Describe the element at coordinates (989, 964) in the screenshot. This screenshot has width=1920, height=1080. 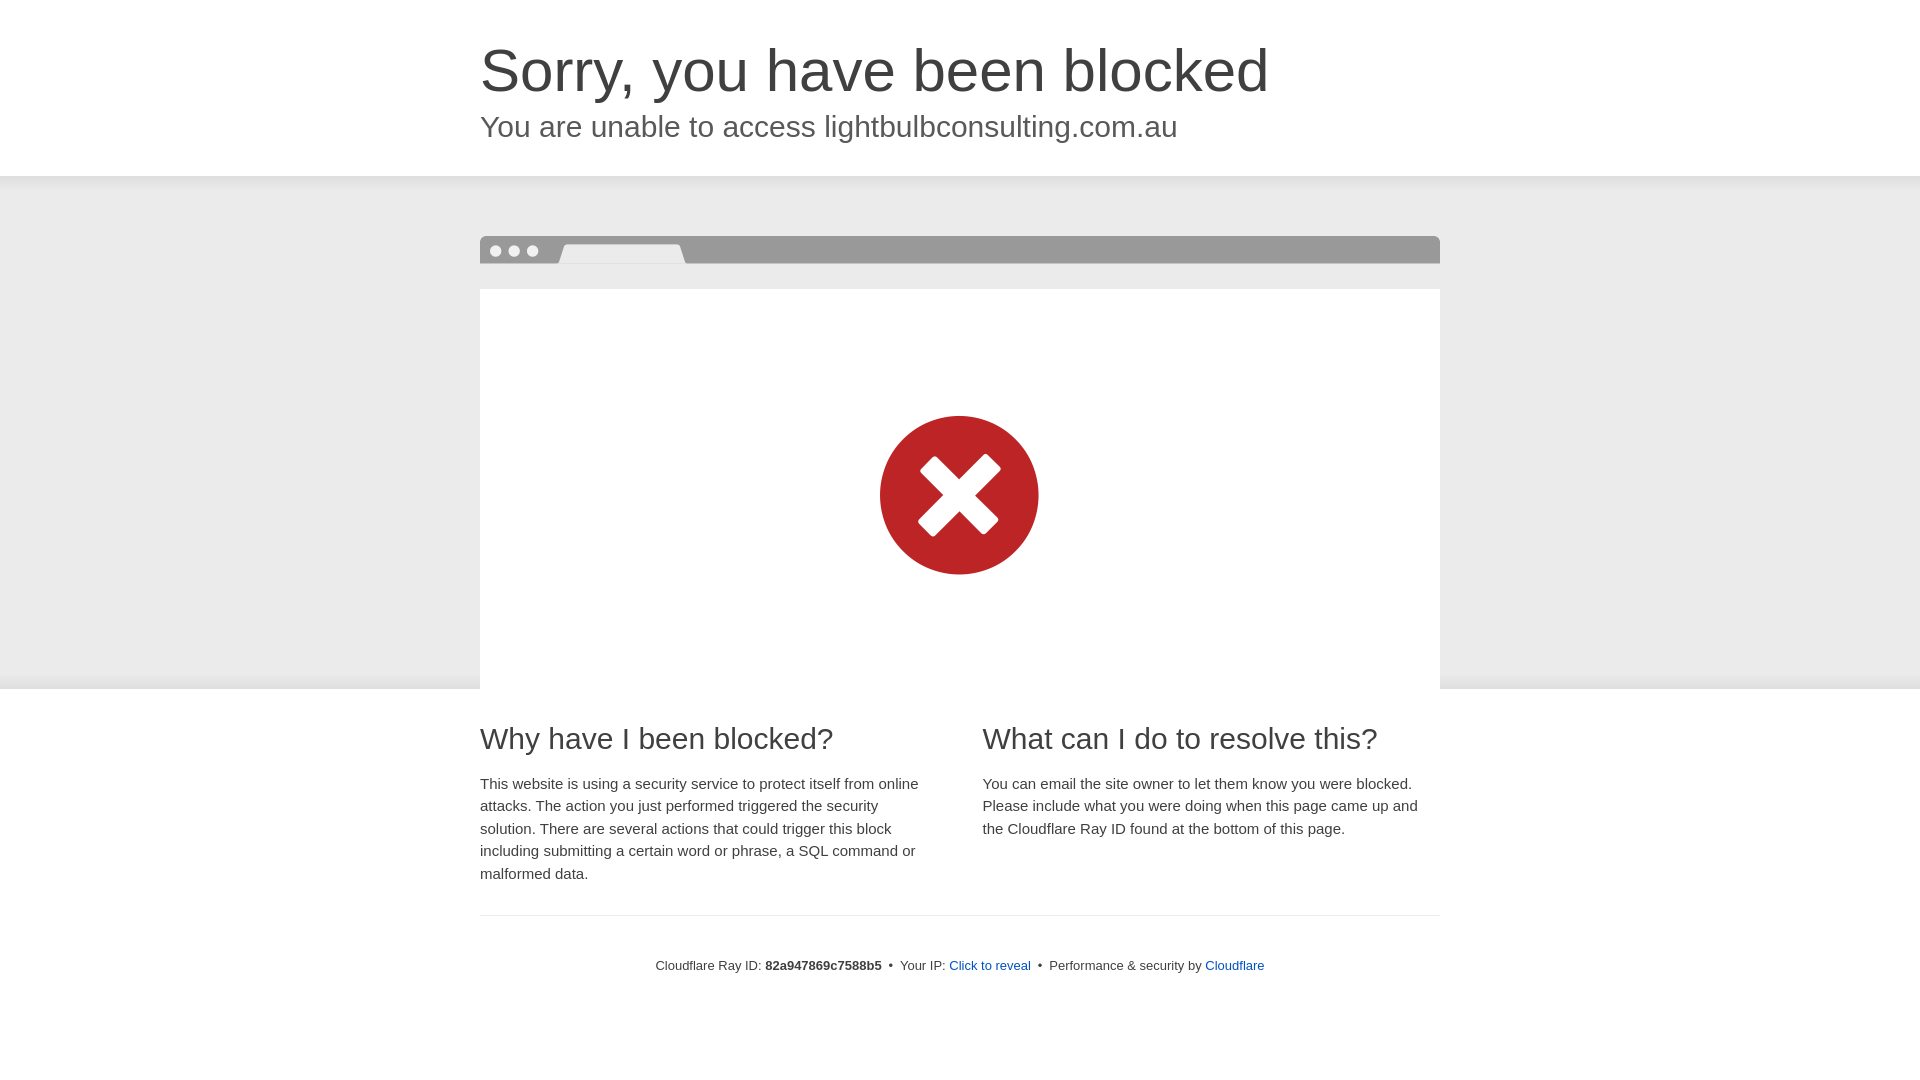
I see `'Click to reveal'` at that location.